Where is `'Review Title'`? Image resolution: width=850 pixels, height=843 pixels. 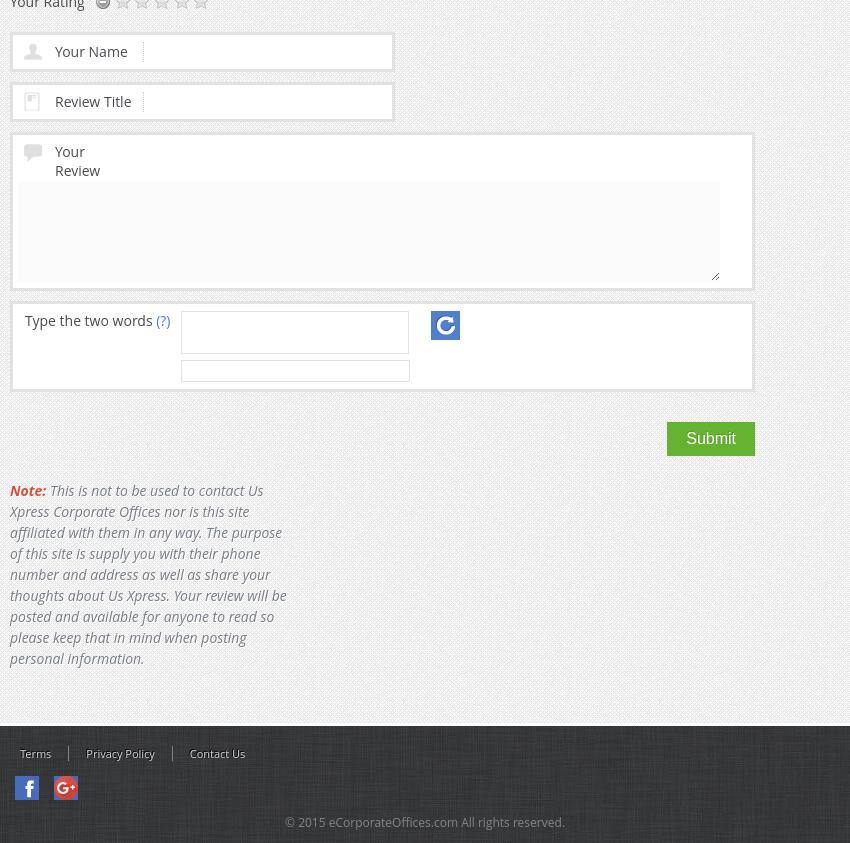 'Review Title' is located at coordinates (91, 99).